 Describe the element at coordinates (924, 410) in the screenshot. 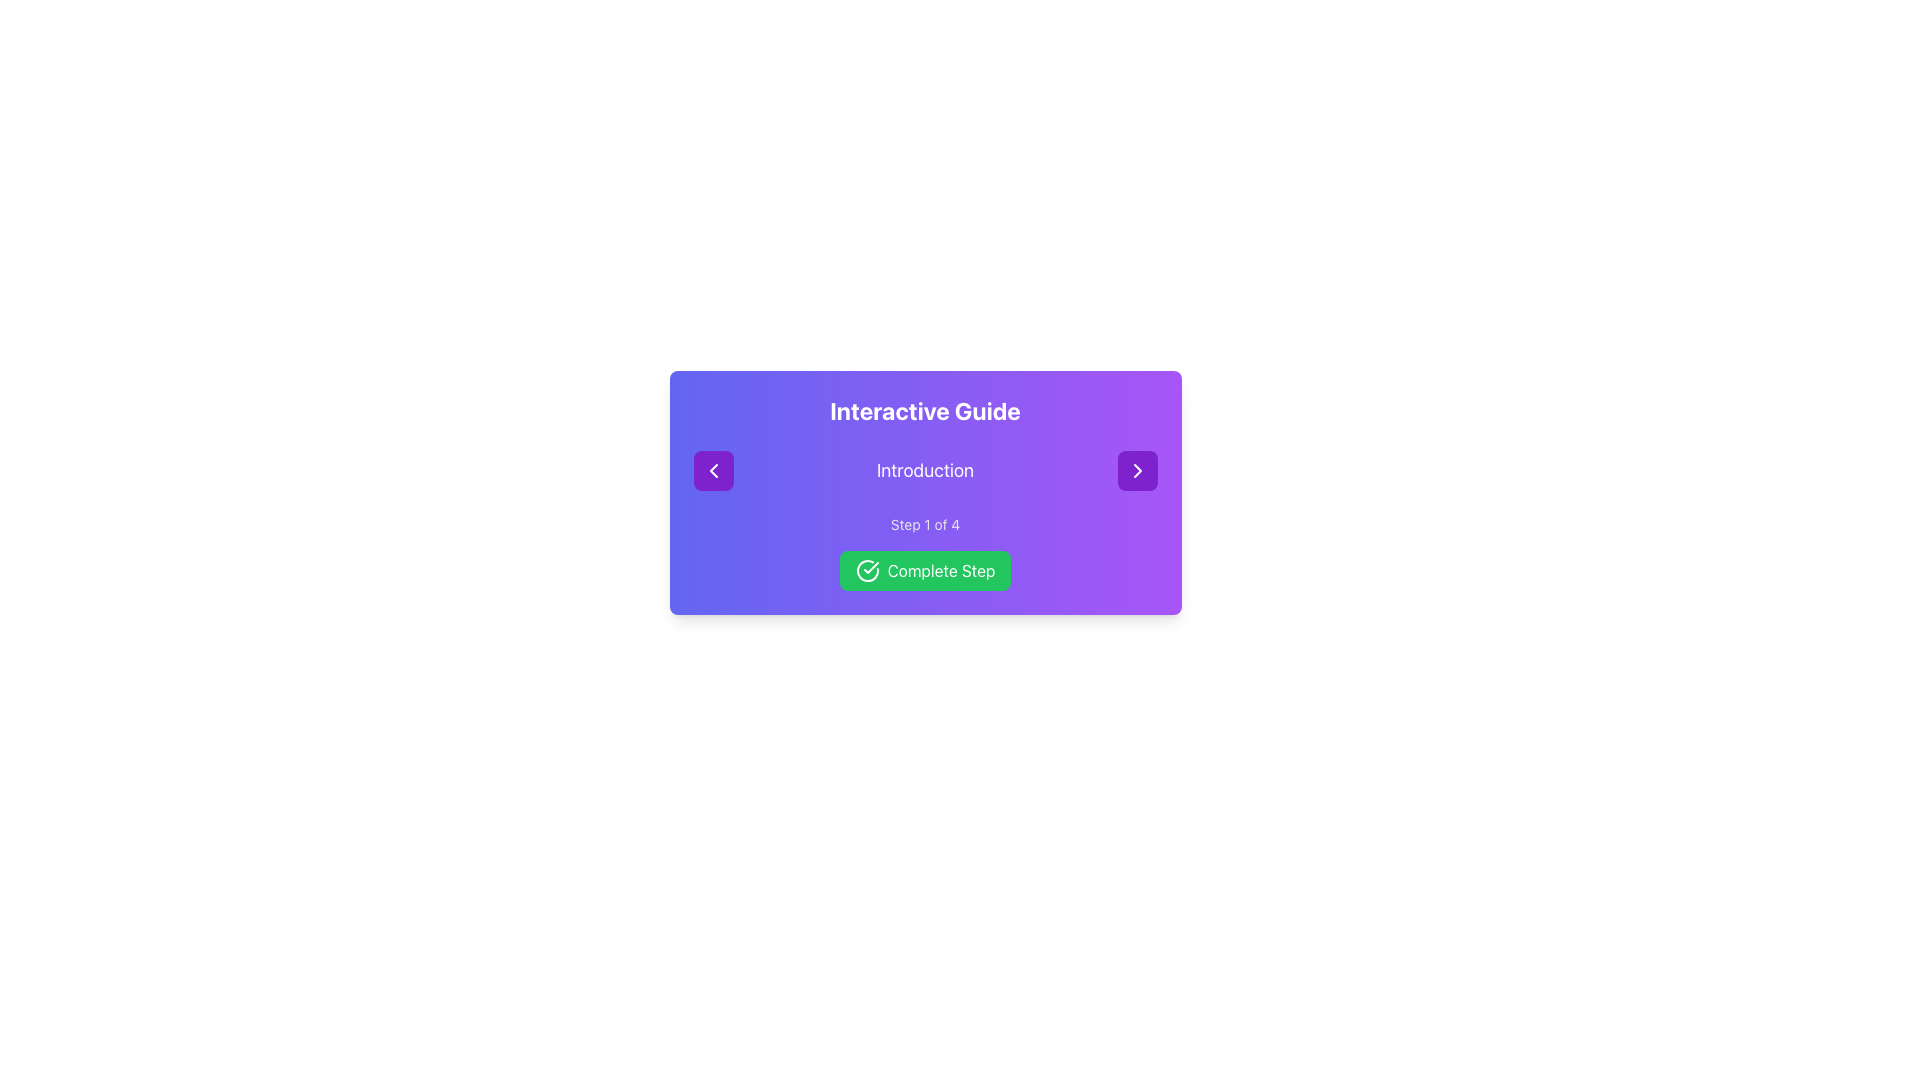

I see `the title text element located at the top center of the card layout, which serves as the heading for the interactive guide` at that location.